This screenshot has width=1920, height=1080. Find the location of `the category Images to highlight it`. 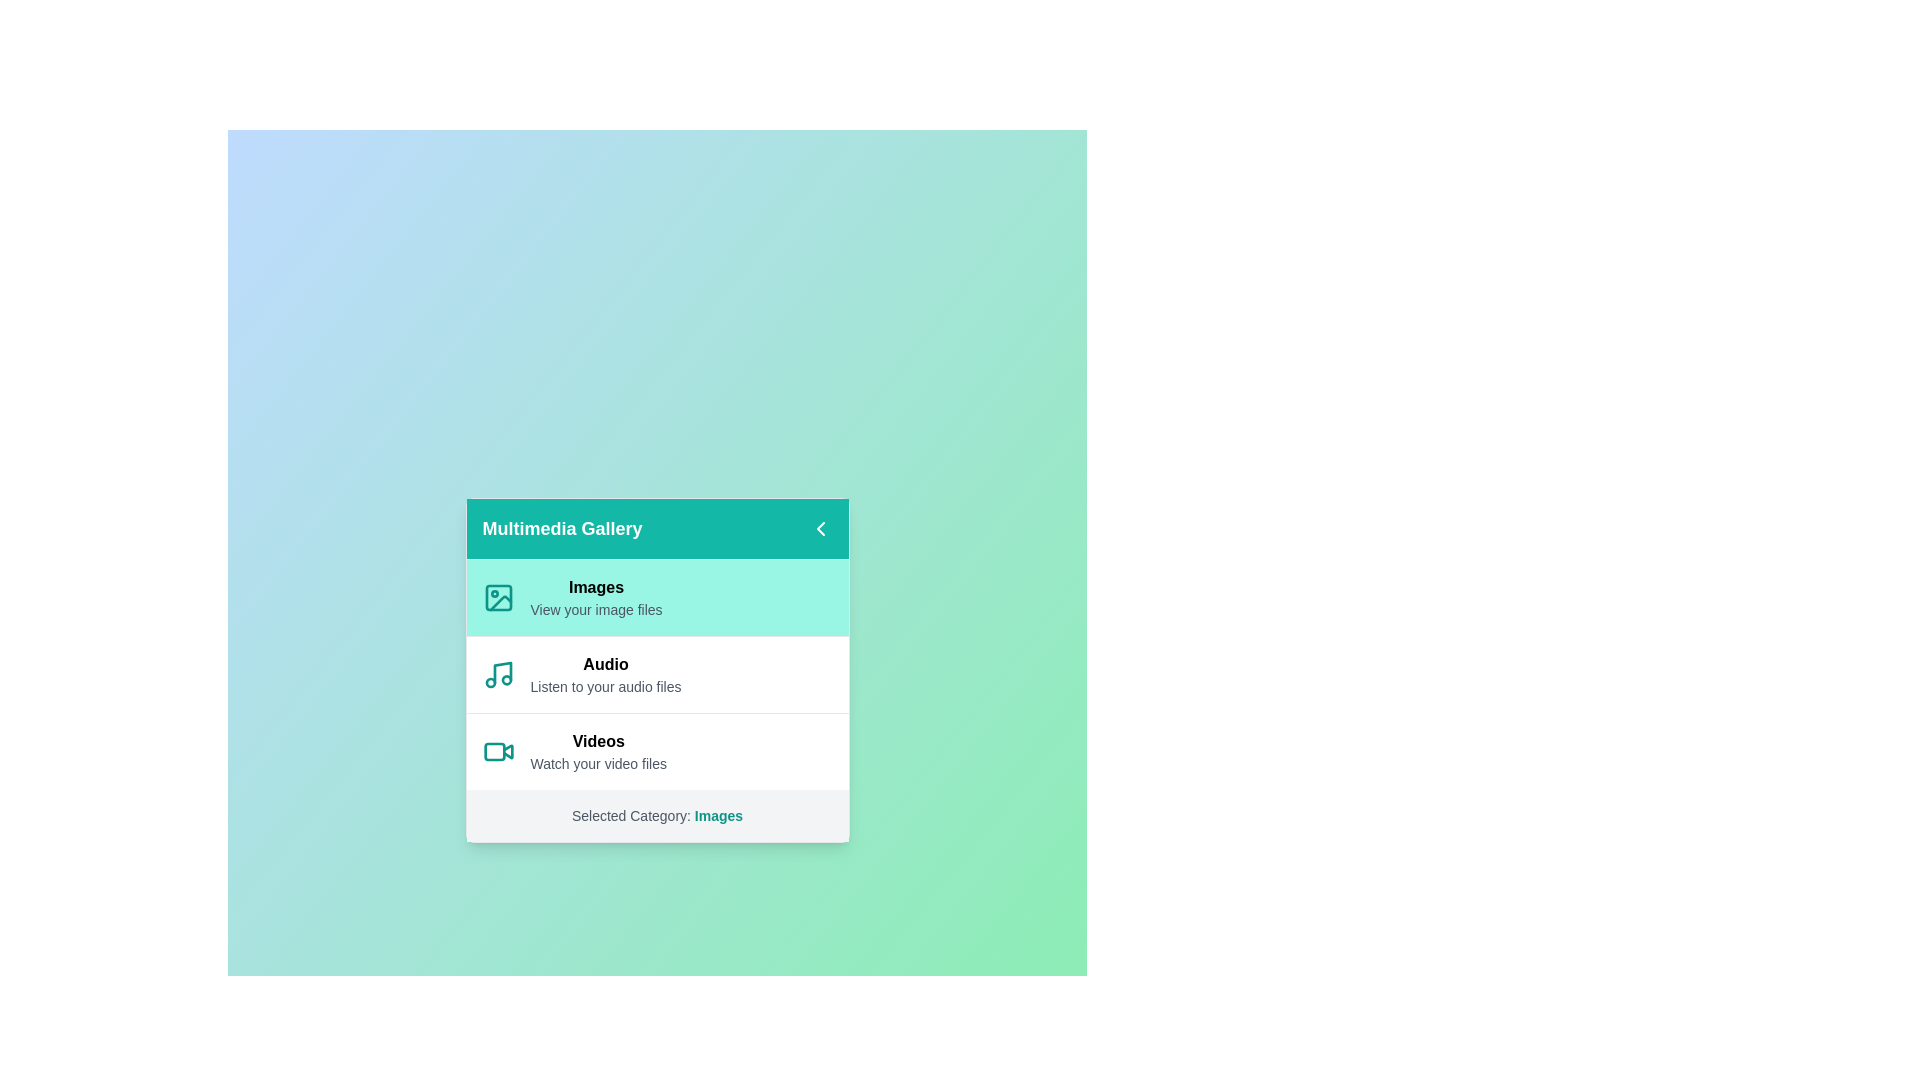

the category Images to highlight it is located at coordinates (657, 596).